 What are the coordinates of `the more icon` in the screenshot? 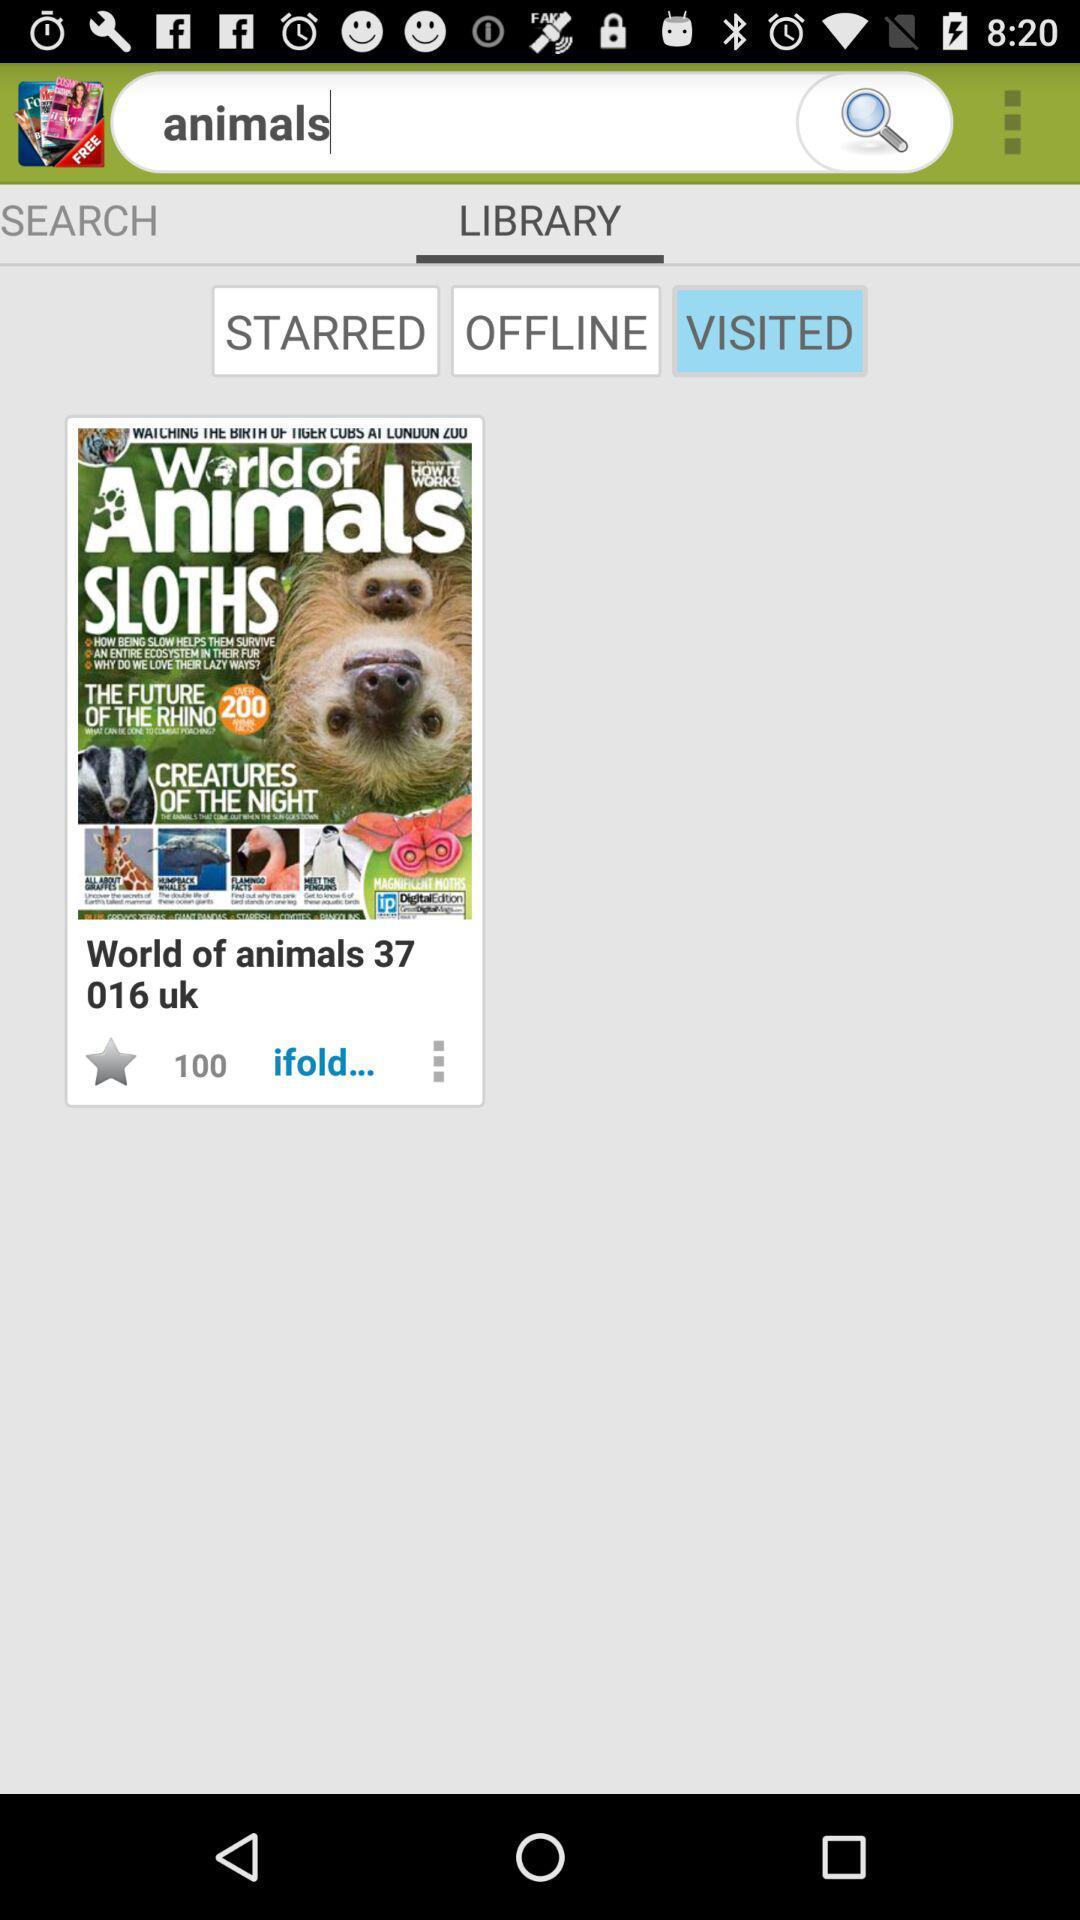 It's located at (1012, 129).